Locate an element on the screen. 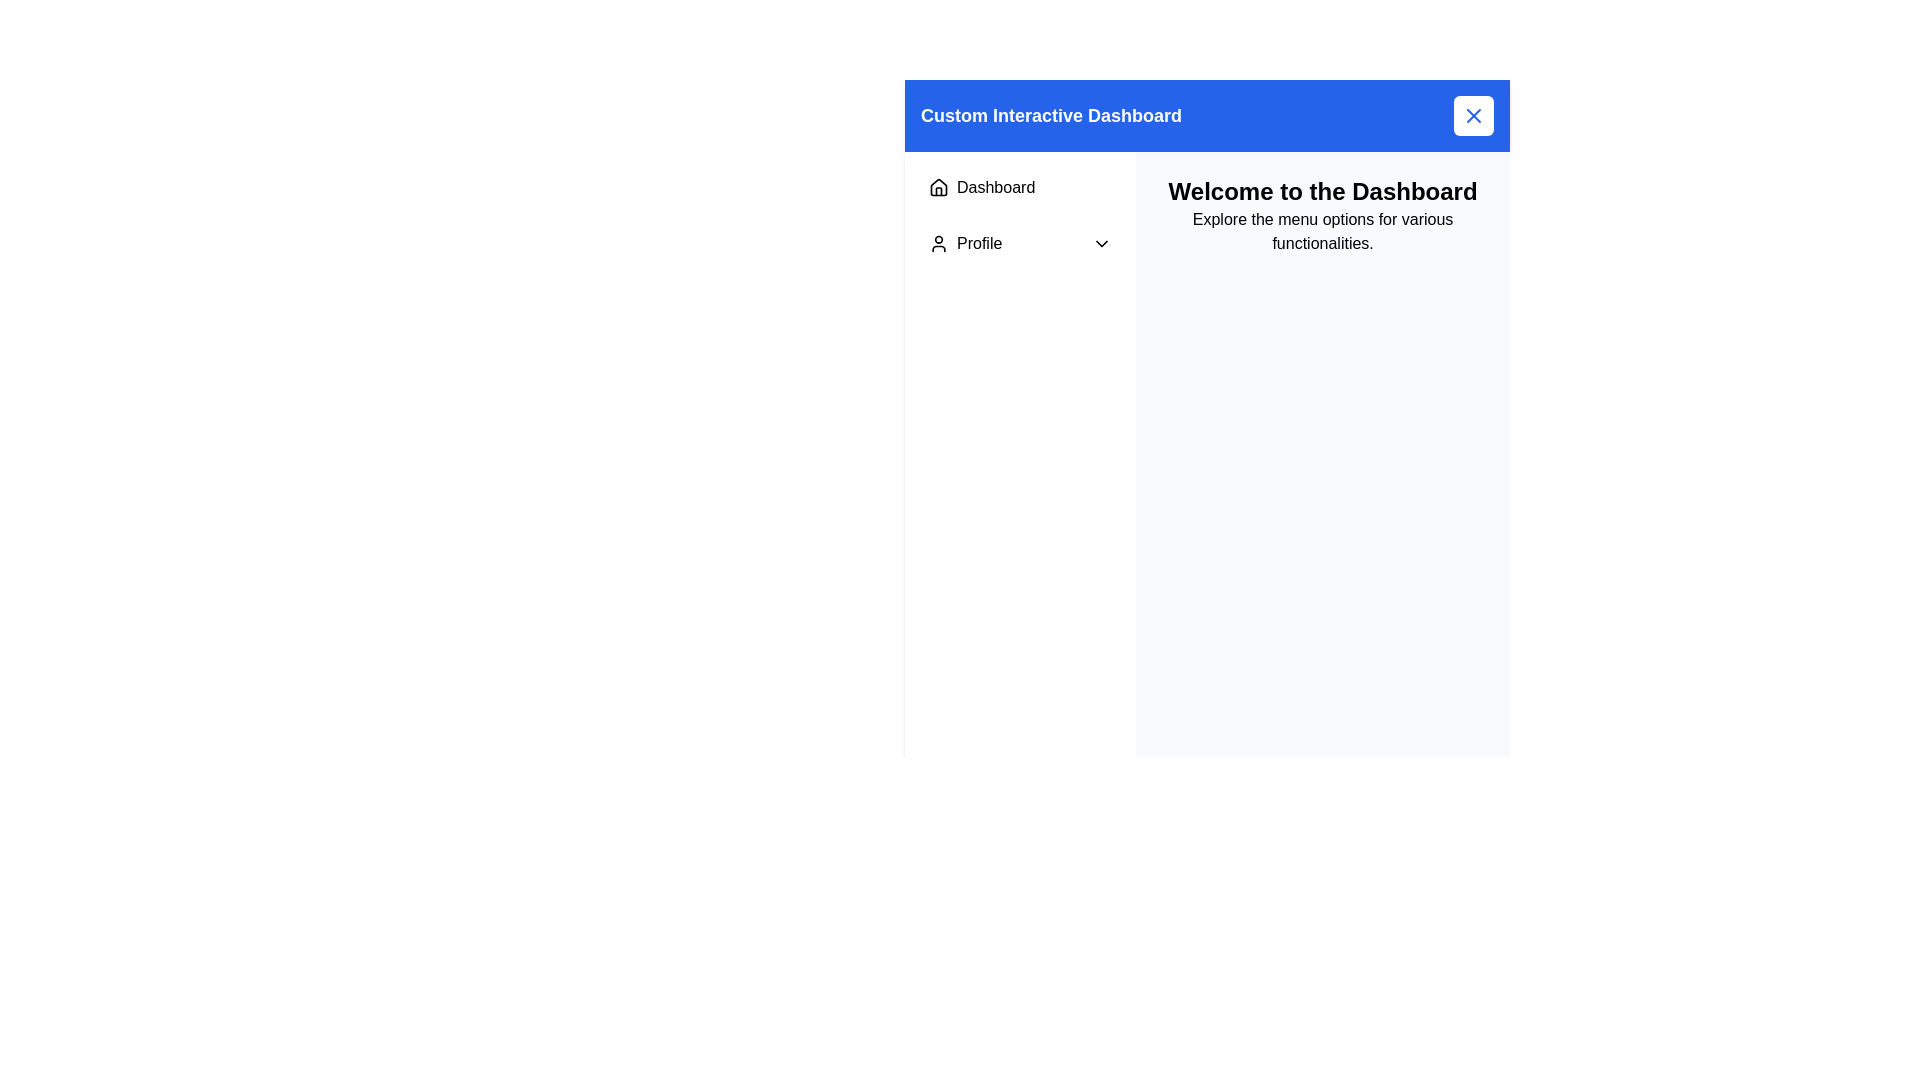  the text element located directly beneath the header 'Welcome to the Dashboard' in the main content area of the dashboard is located at coordinates (1323, 230).